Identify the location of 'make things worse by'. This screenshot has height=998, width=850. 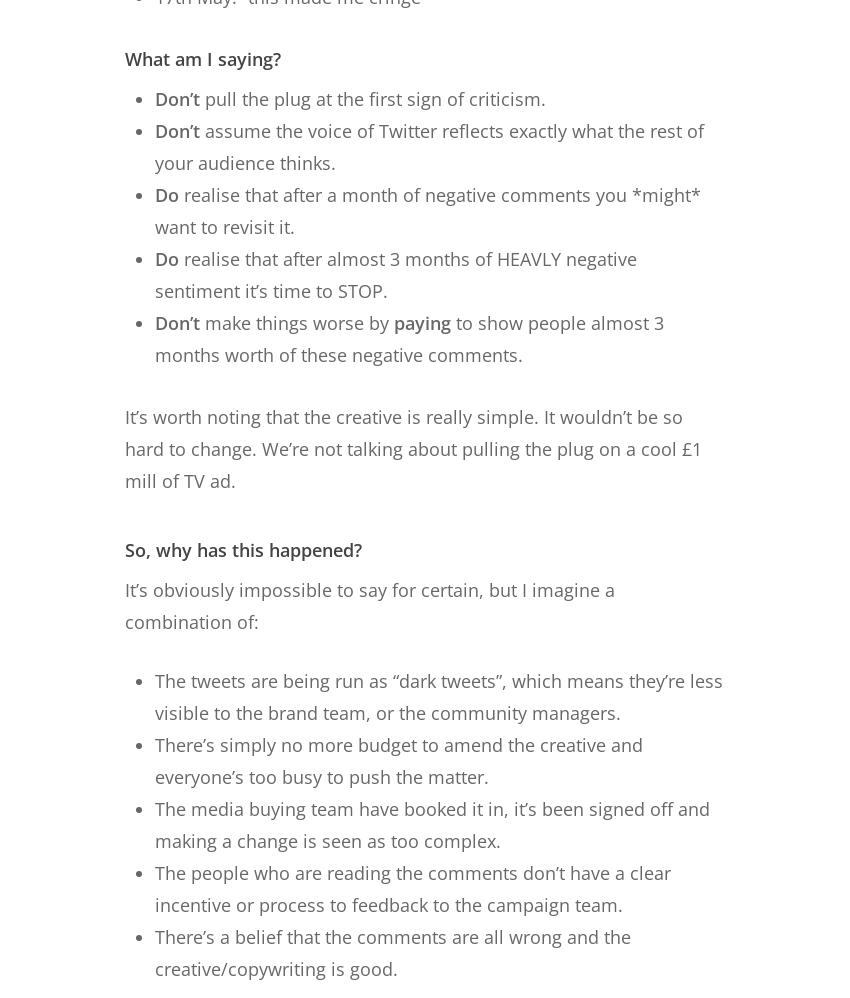
(295, 321).